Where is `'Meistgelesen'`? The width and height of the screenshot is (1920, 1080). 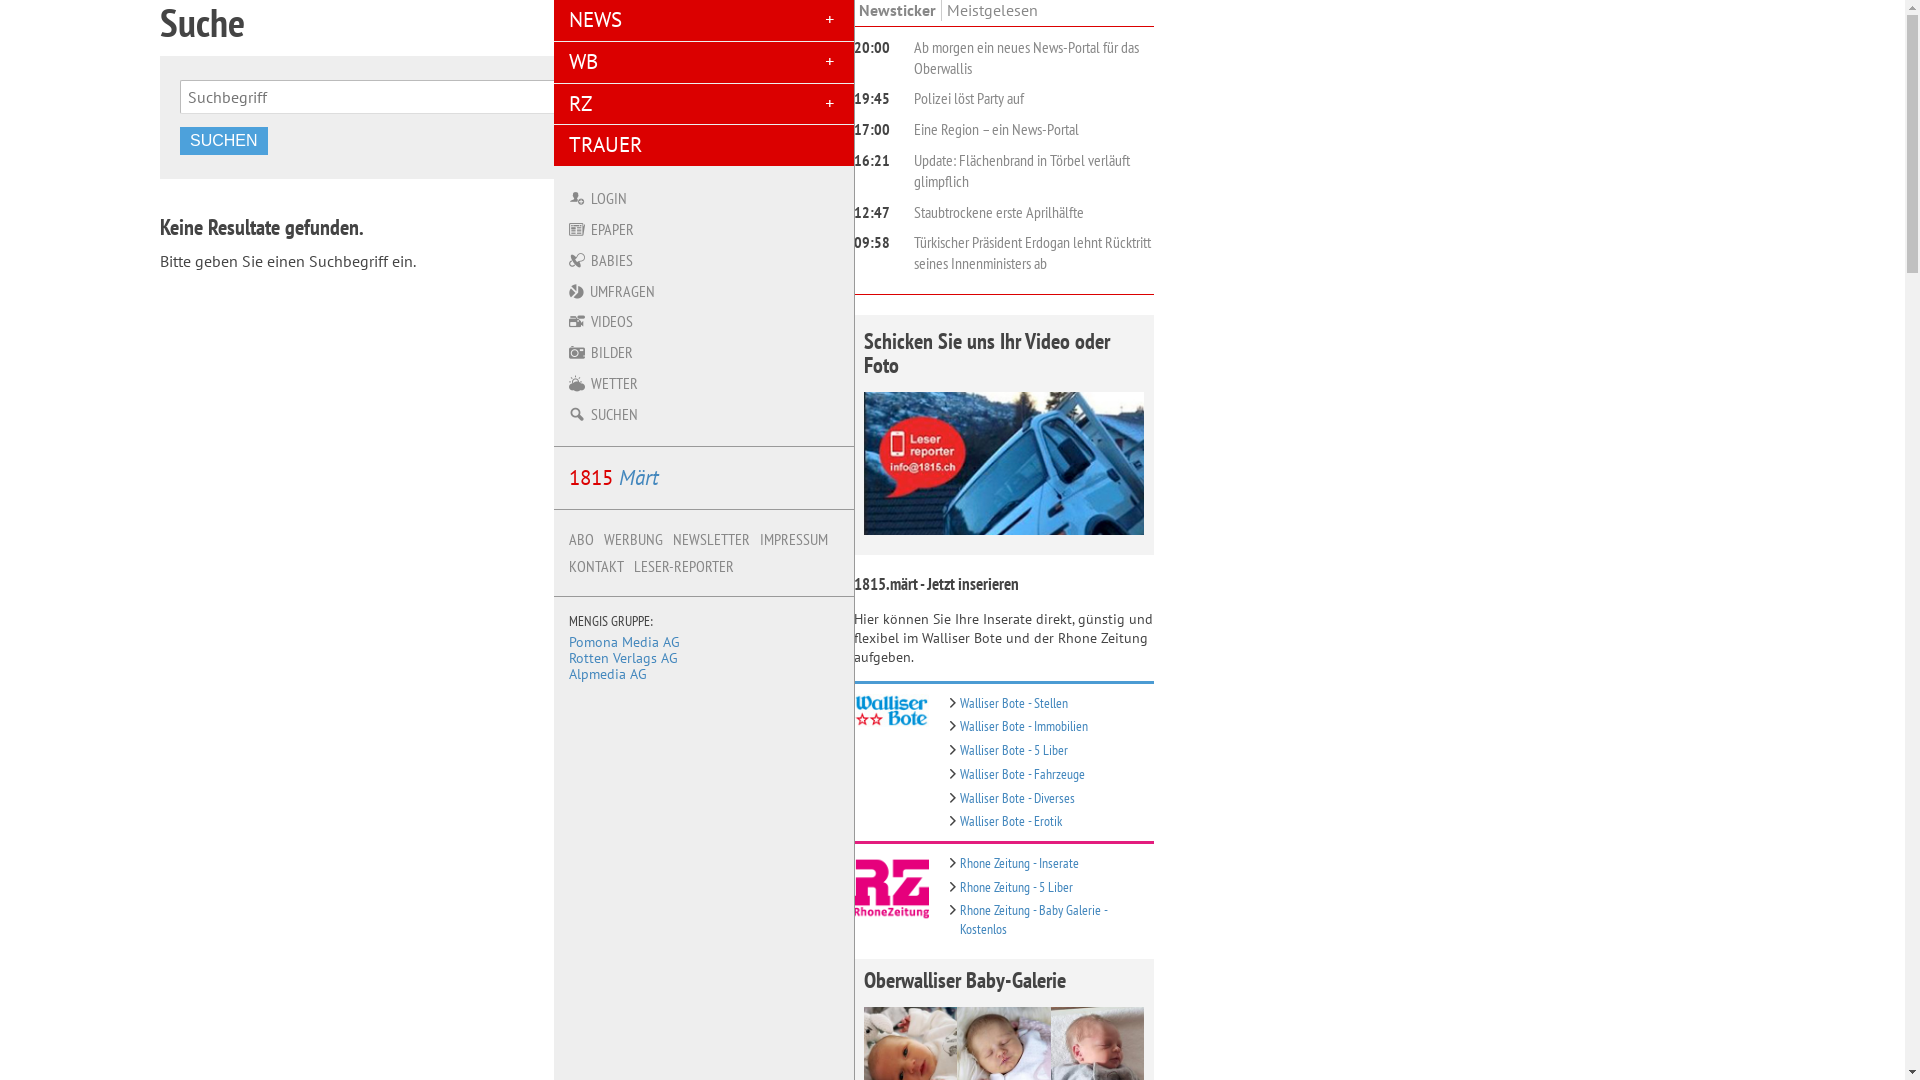 'Meistgelesen' is located at coordinates (992, 10).